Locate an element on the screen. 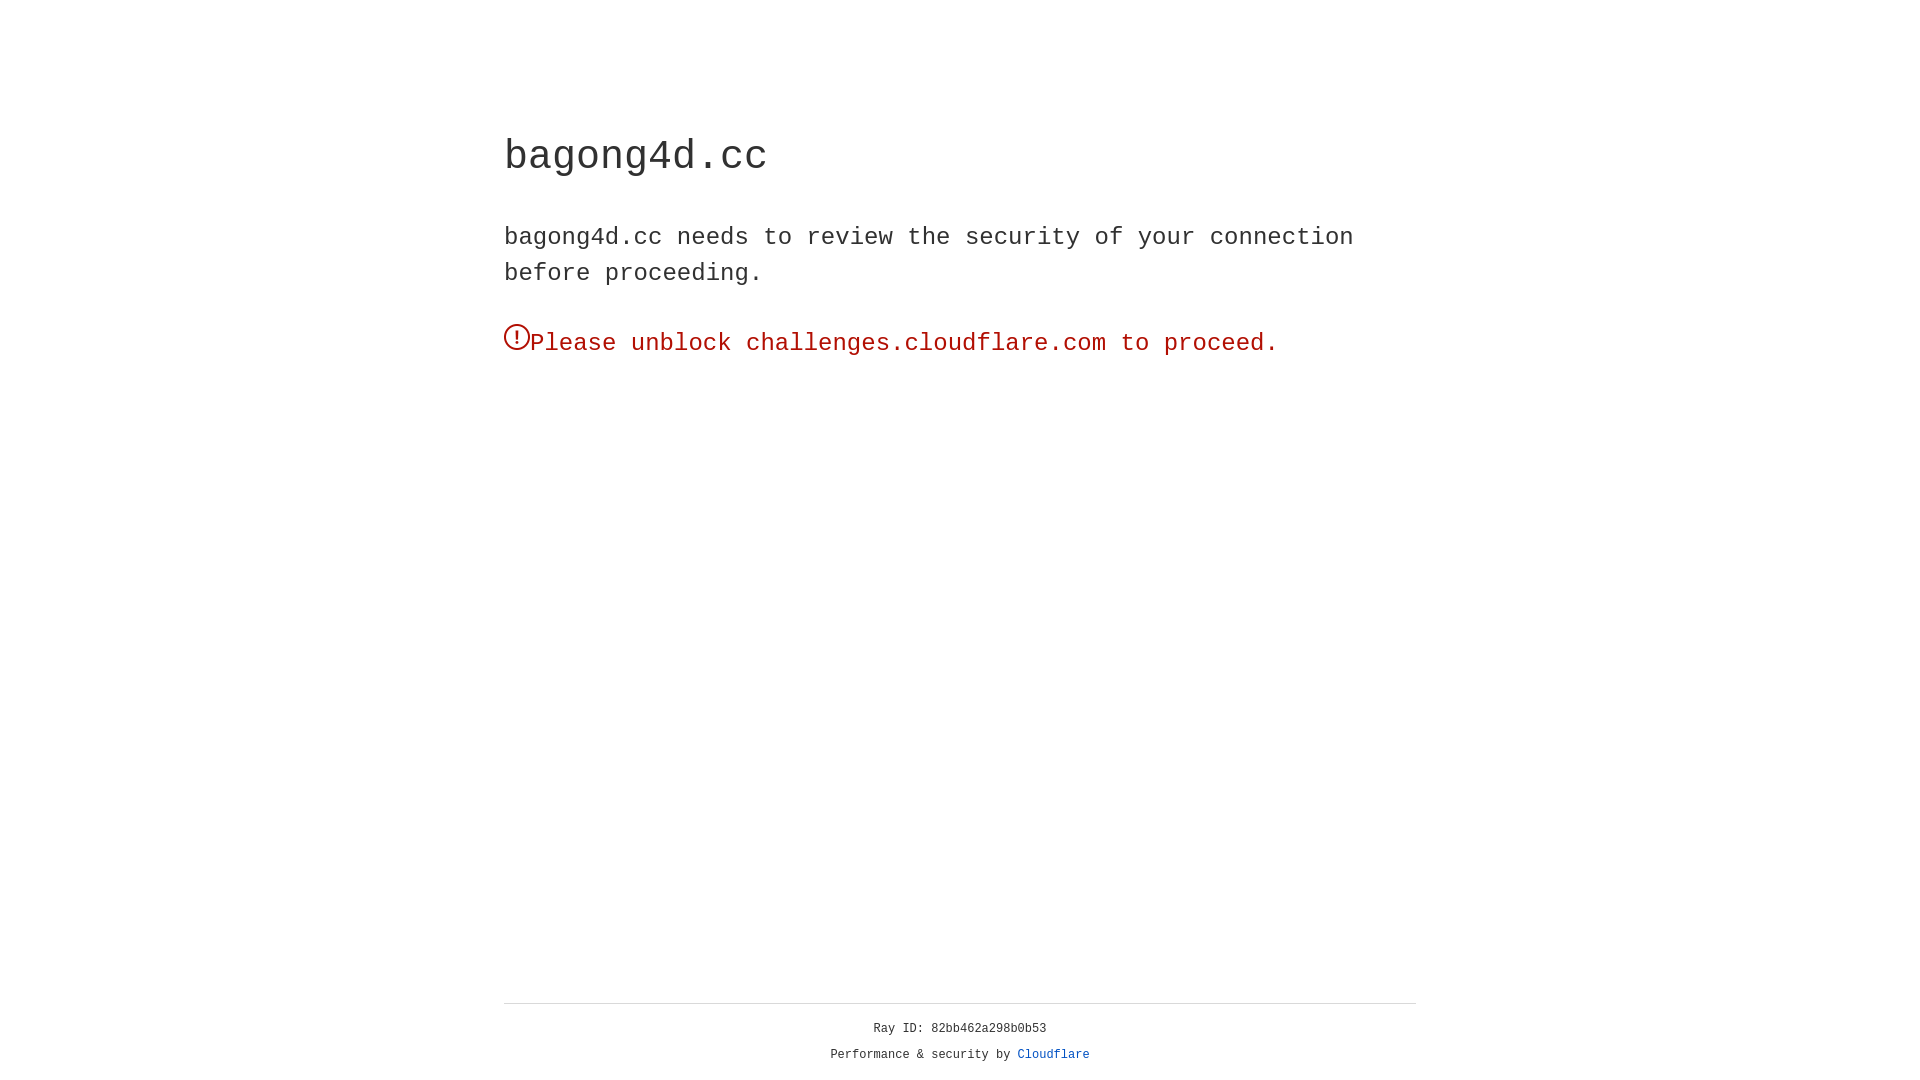 This screenshot has height=1080, width=1920. 'Cloudflare' is located at coordinates (1017, 1054).